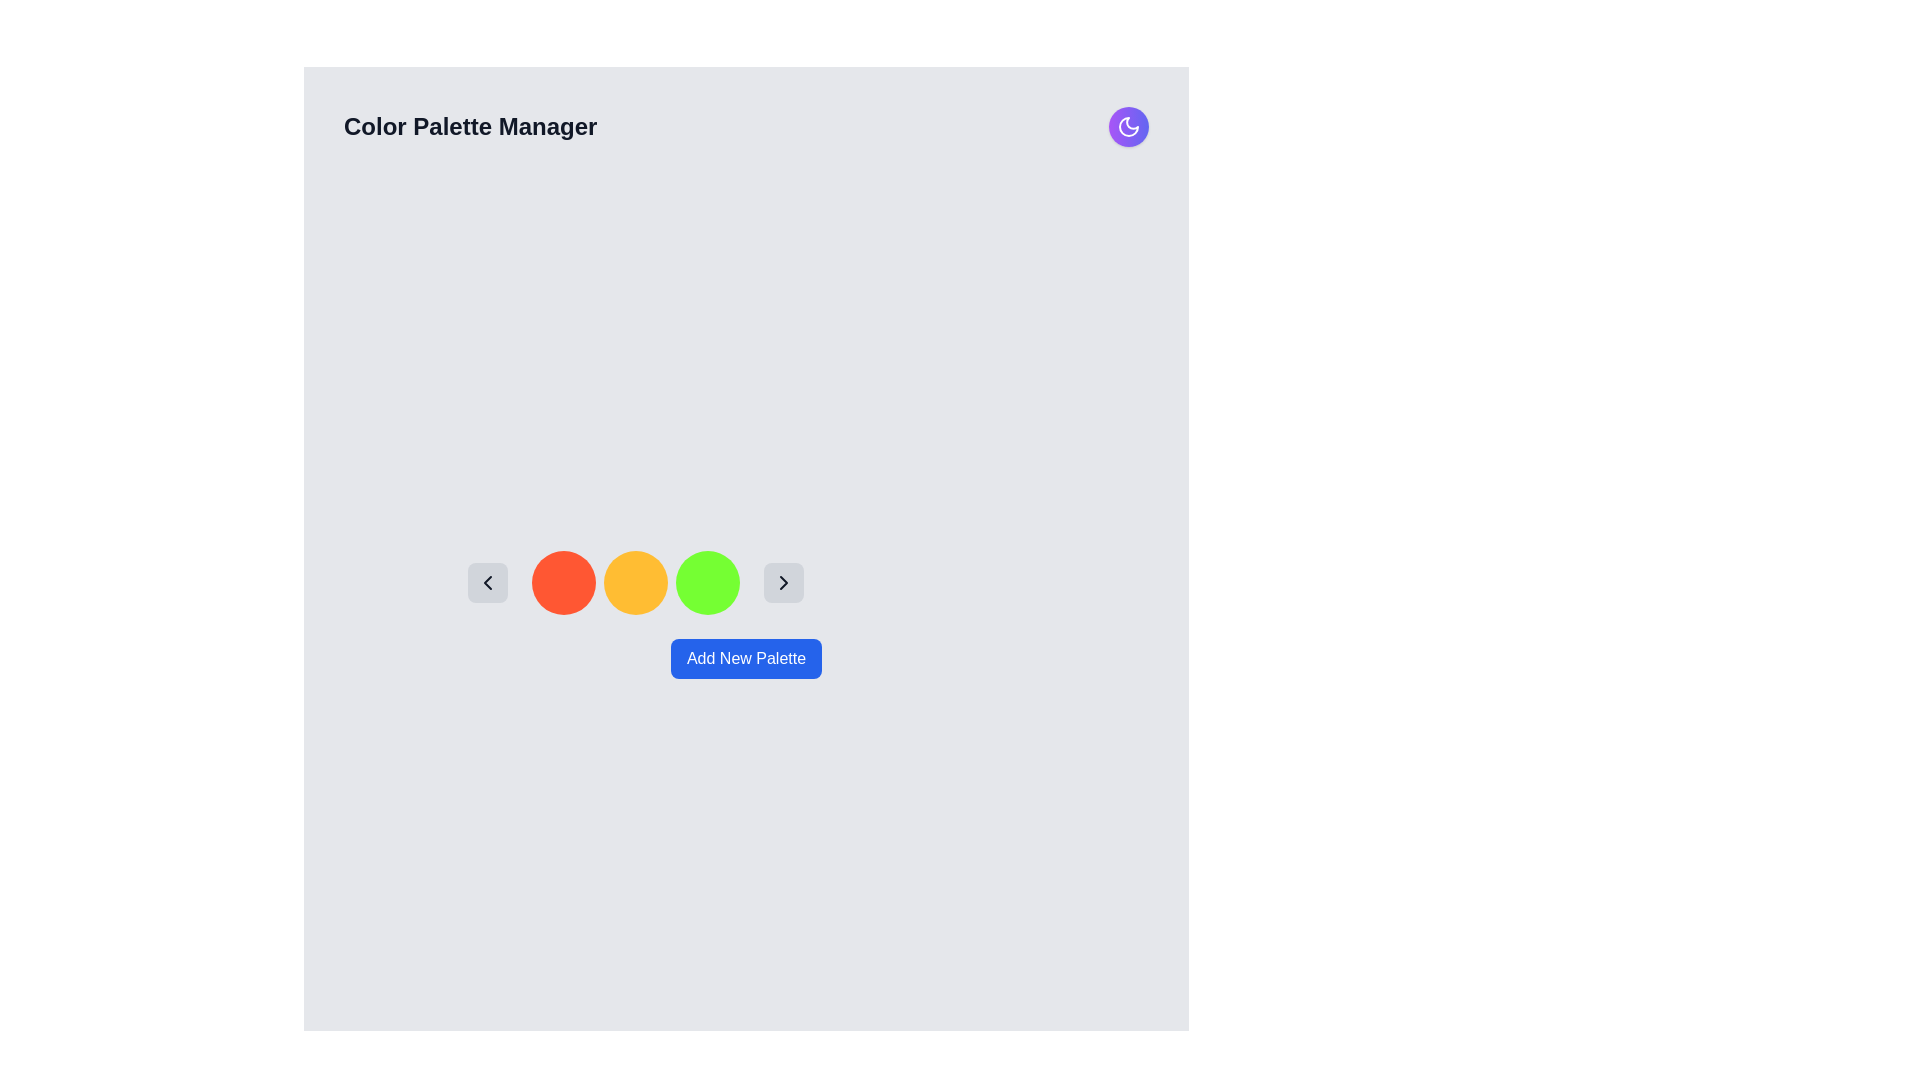  Describe the element at coordinates (1128, 127) in the screenshot. I see `the circular button with a gradient fill from purple to indigo featuring a white moon icon, located in the top-right corner of the 'Color Palette Manager' header` at that location.